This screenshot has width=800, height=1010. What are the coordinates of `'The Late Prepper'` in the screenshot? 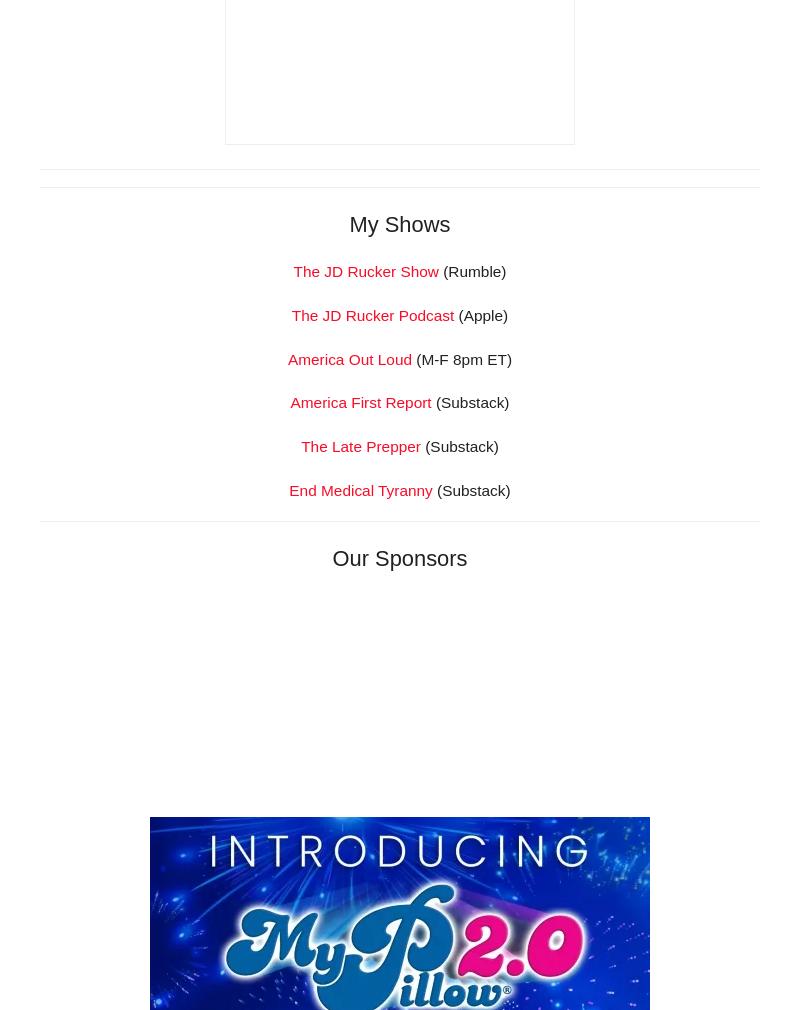 It's located at (360, 725).